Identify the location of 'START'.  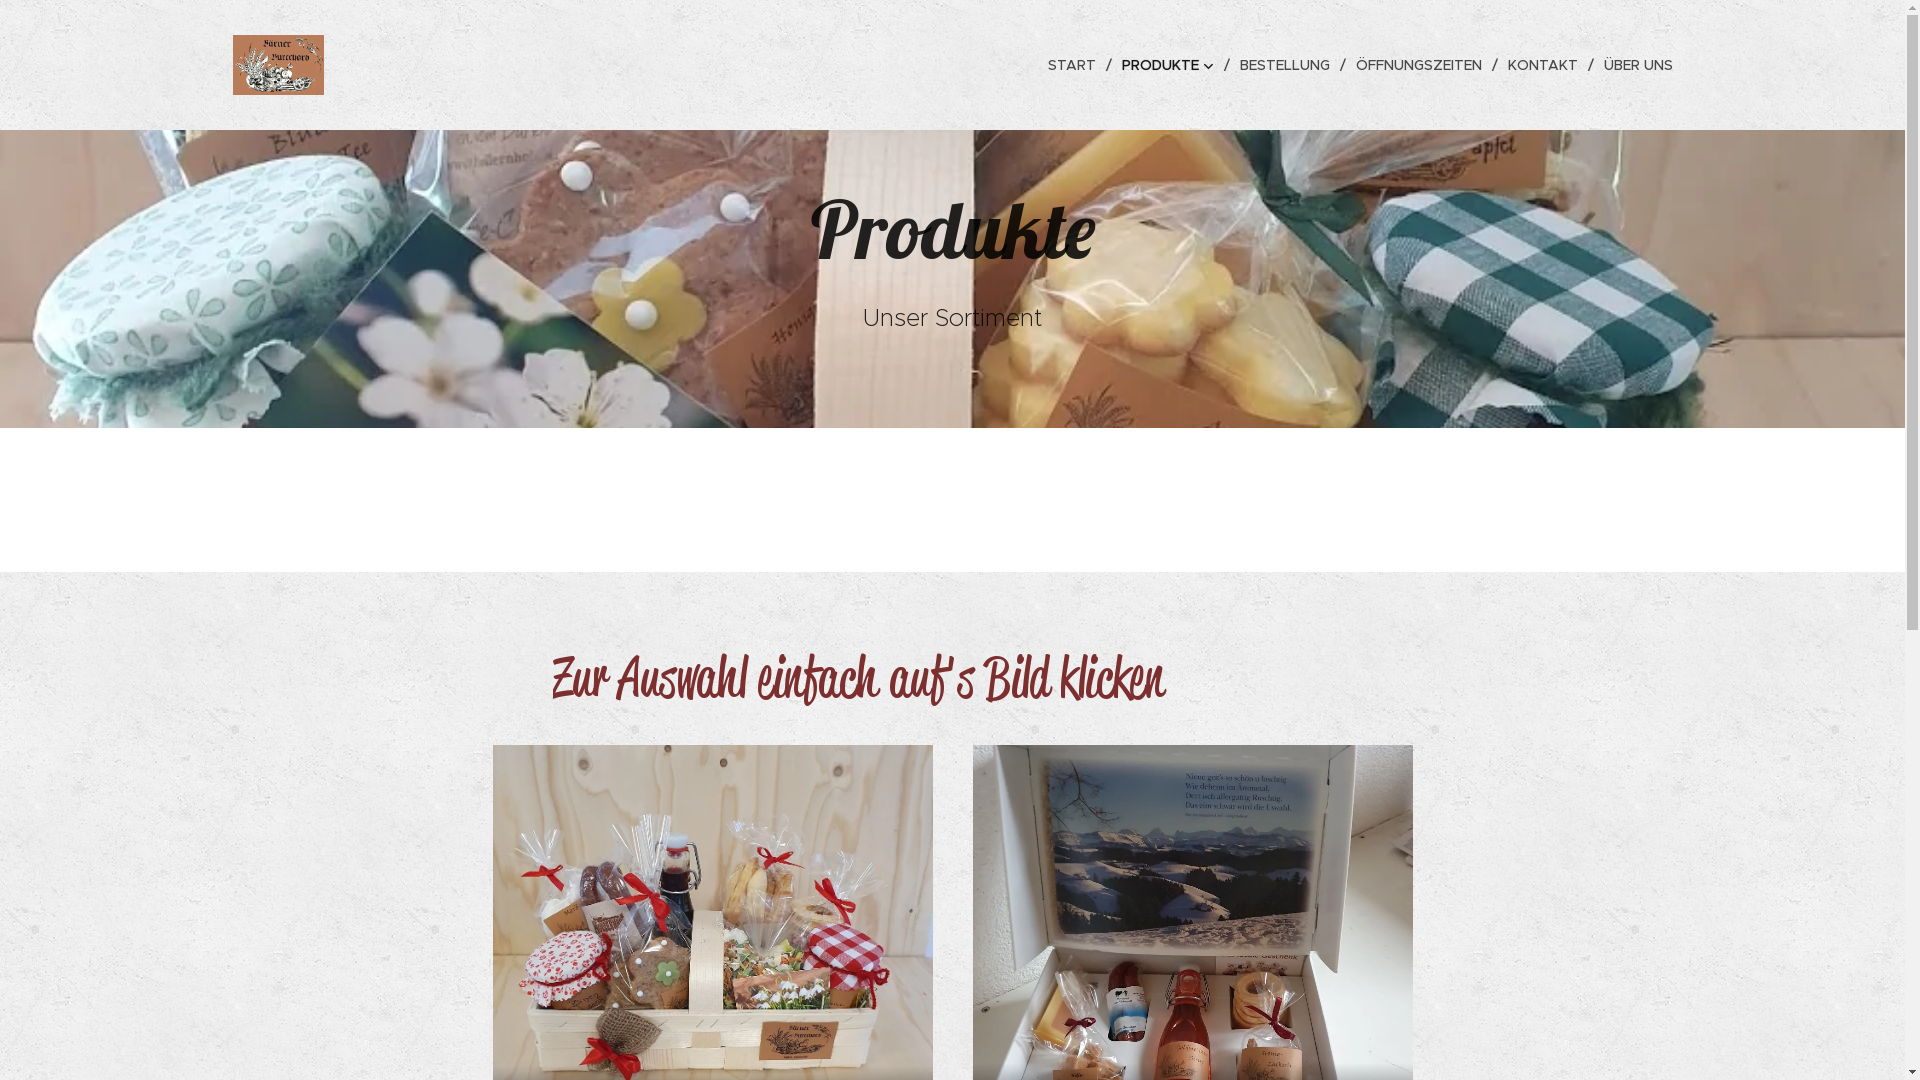
(1040, 64).